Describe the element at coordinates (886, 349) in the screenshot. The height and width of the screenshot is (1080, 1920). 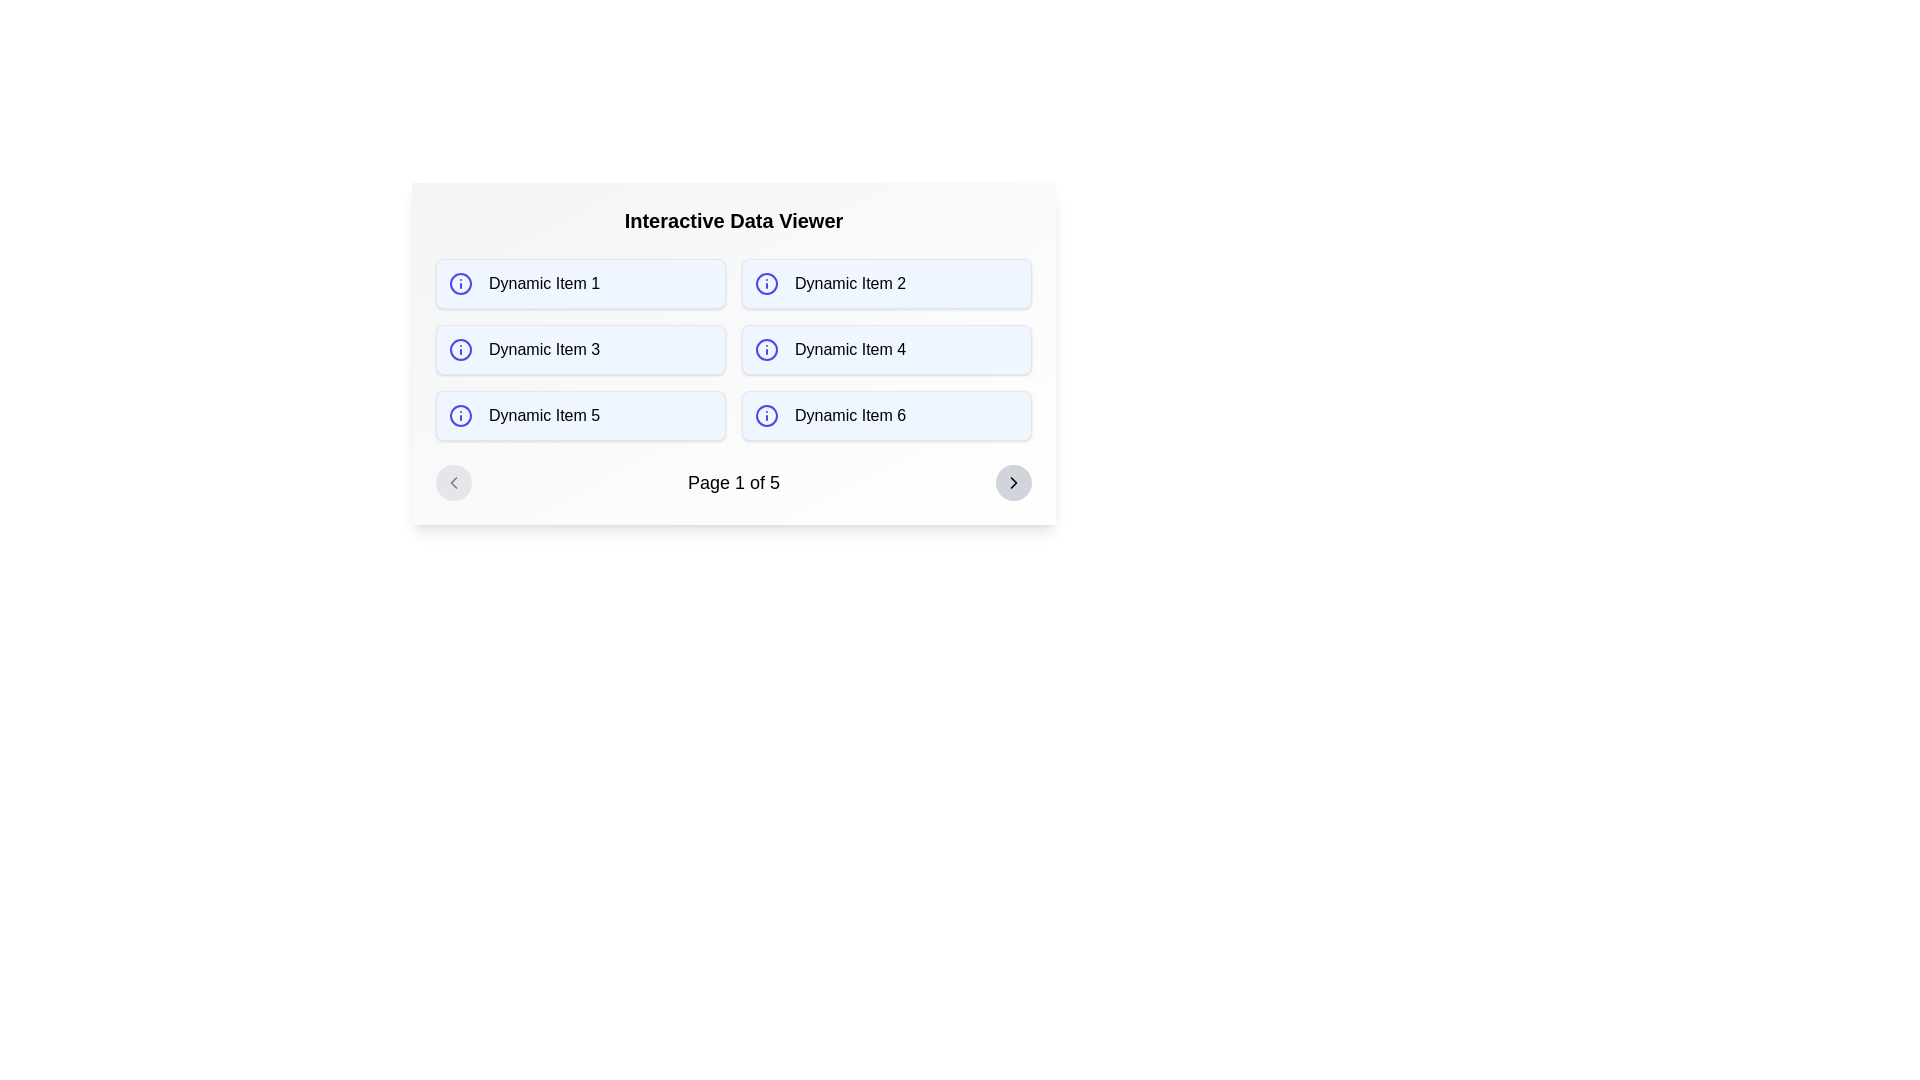
I see `the button labeled 'Dynamic Item 4' which has a light blue background and an information icon` at that location.